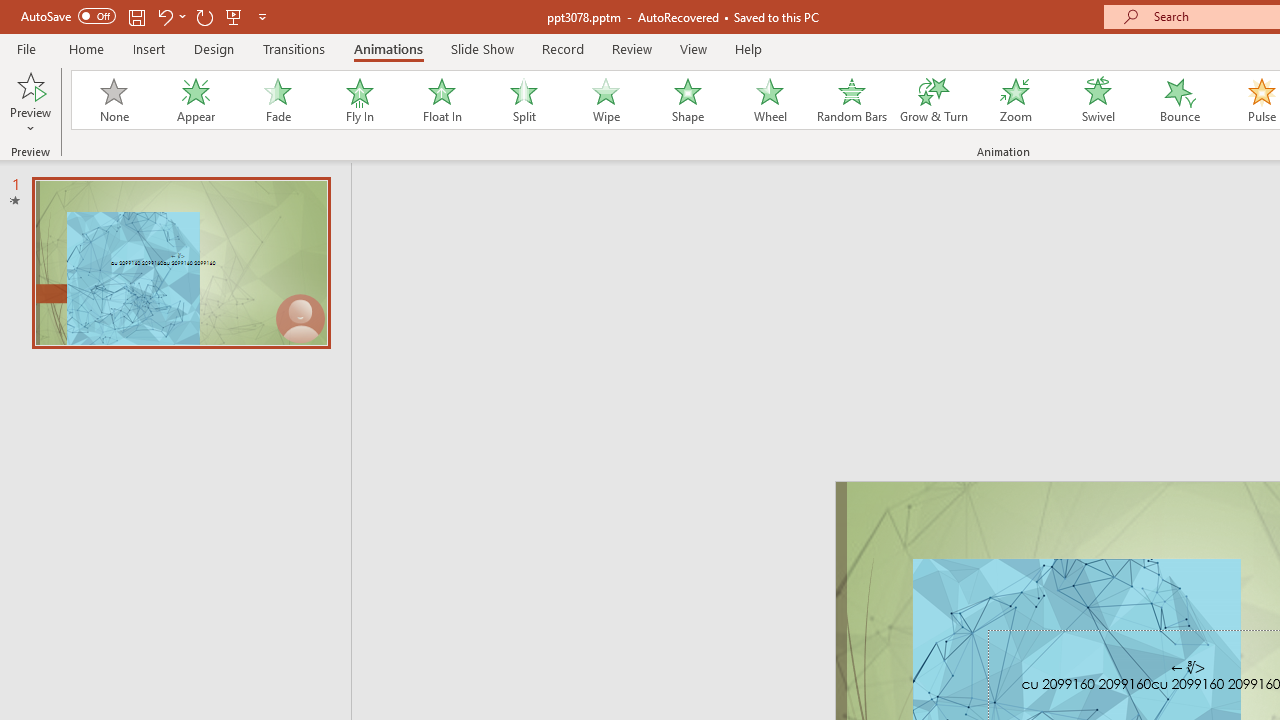 The height and width of the screenshot is (720, 1280). I want to click on 'Shape', so click(688, 100).